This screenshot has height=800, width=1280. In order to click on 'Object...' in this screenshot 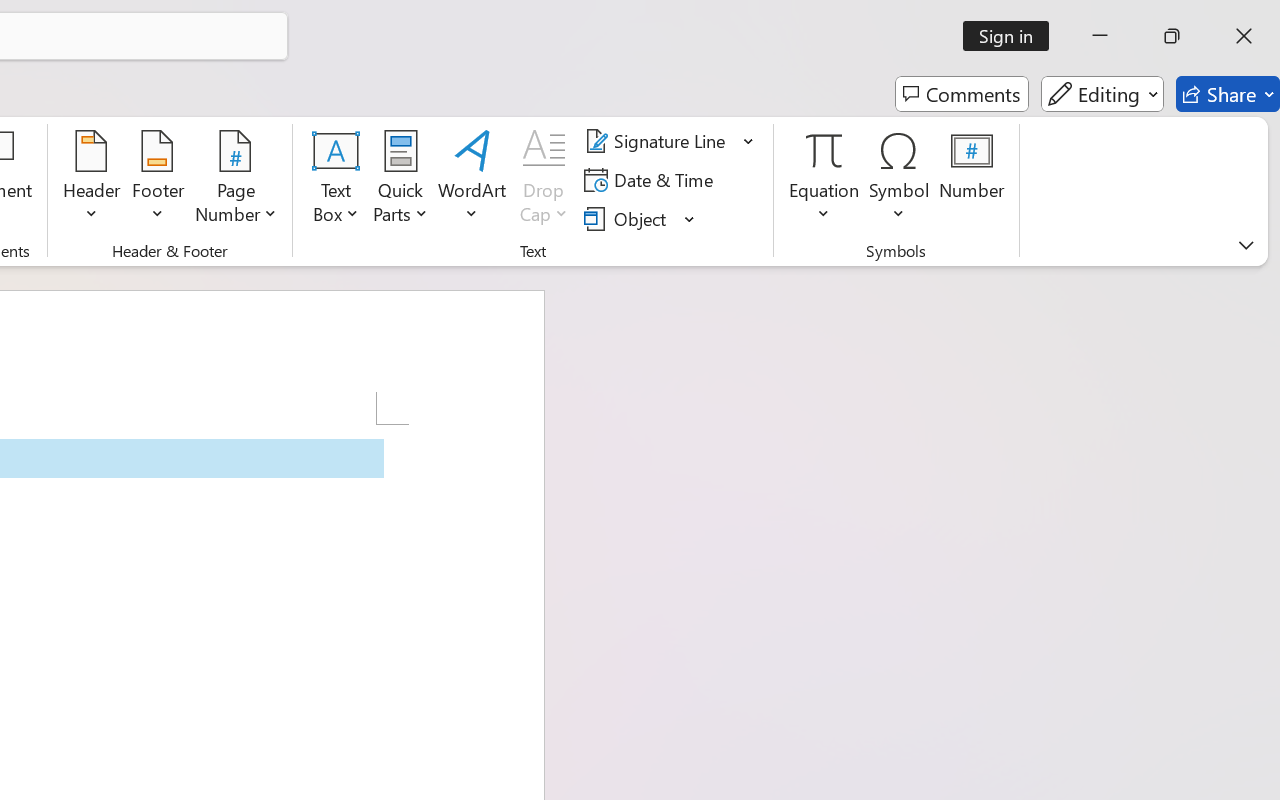, I will do `click(627, 218)`.